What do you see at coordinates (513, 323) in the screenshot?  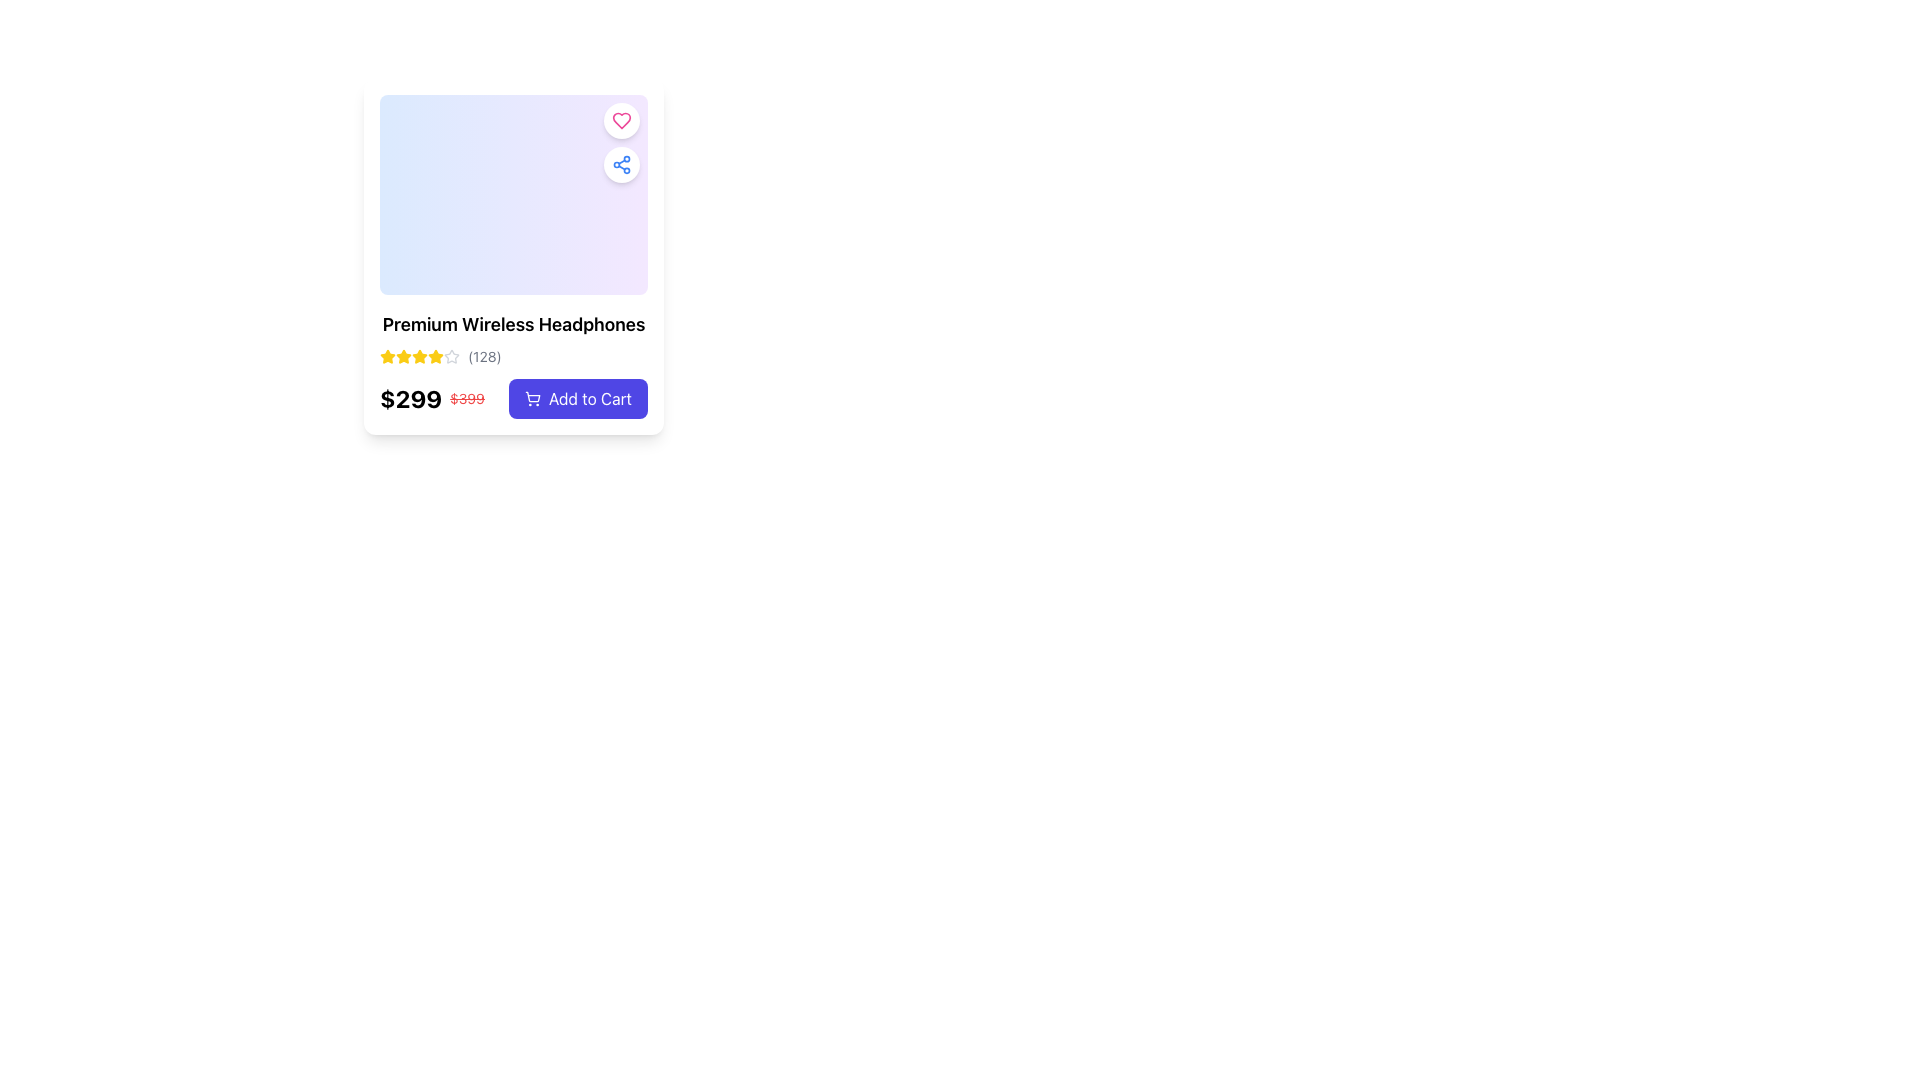 I see `the text label that serves as the title of the product showcased in the card, located near the upper portion of the product card interface` at bounding box center [513, 323].